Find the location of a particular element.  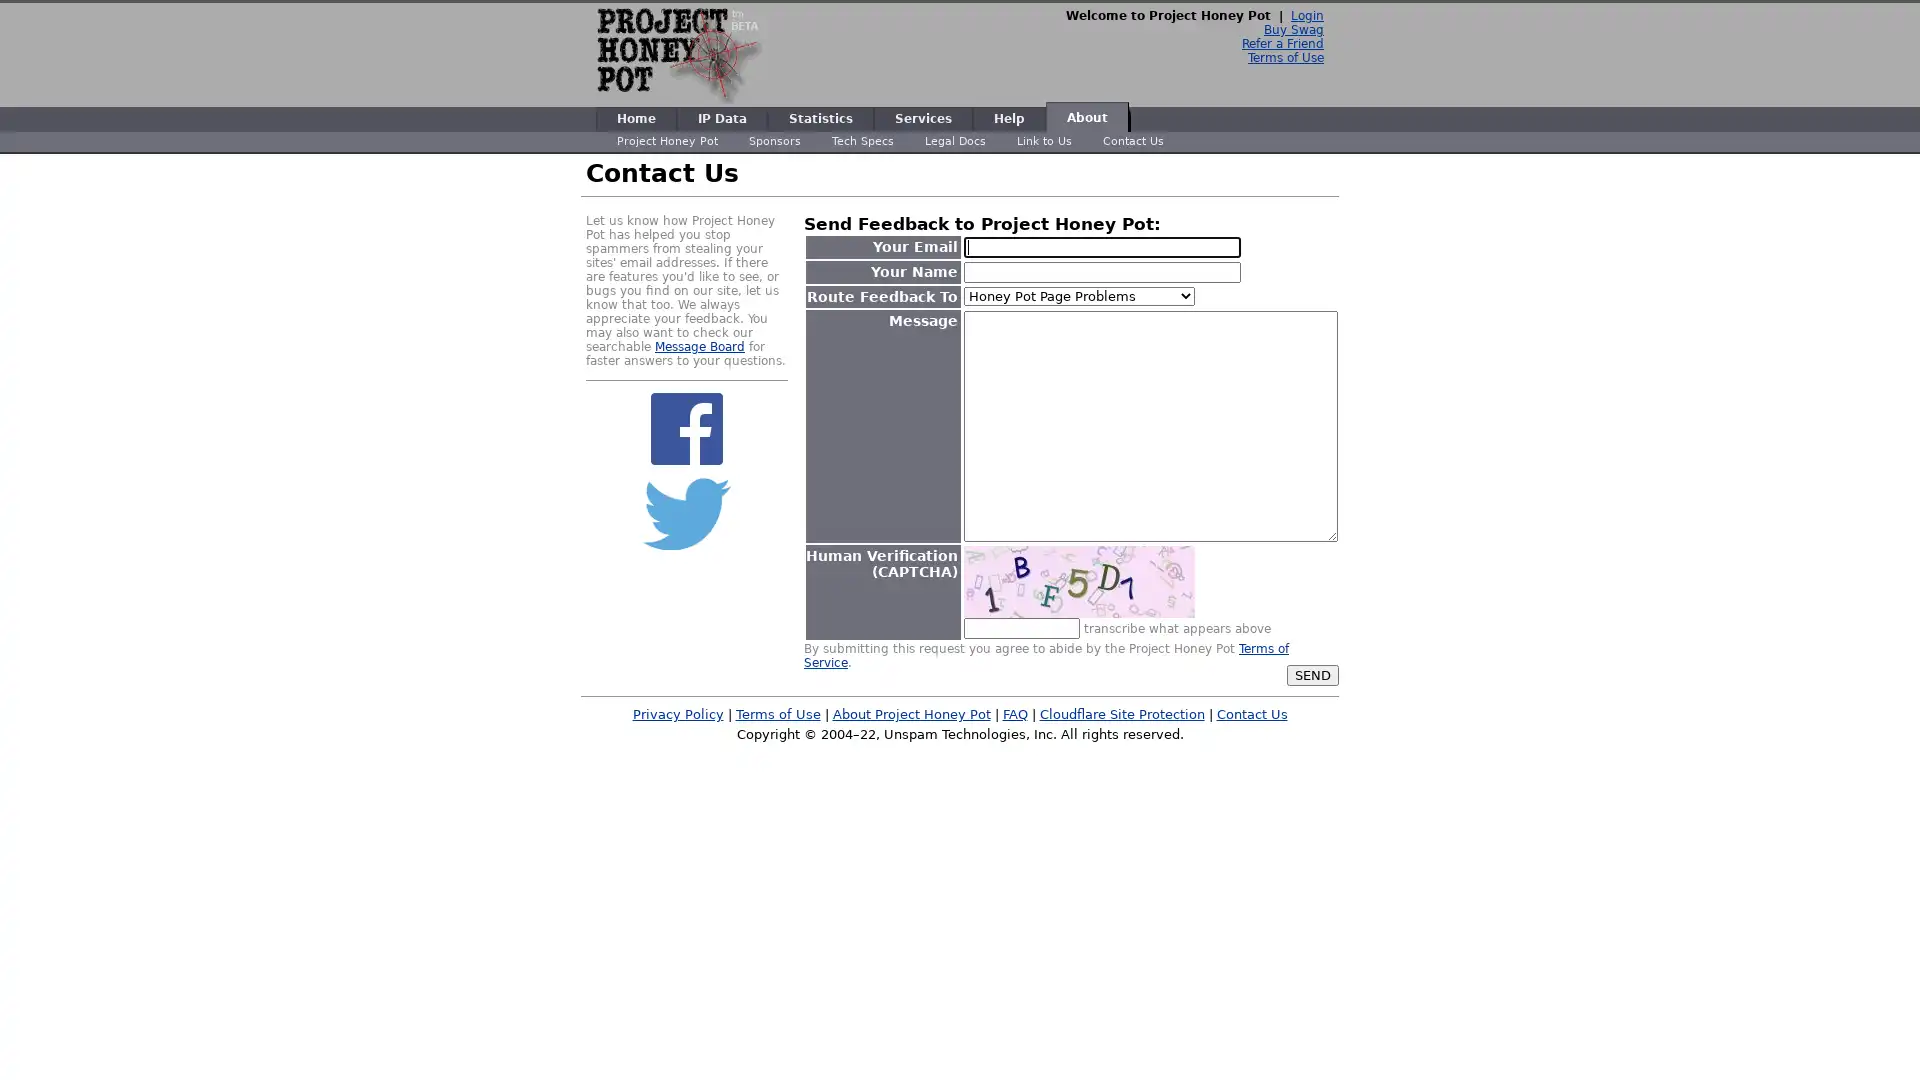

SEND is located at coordinates (1313, 674).